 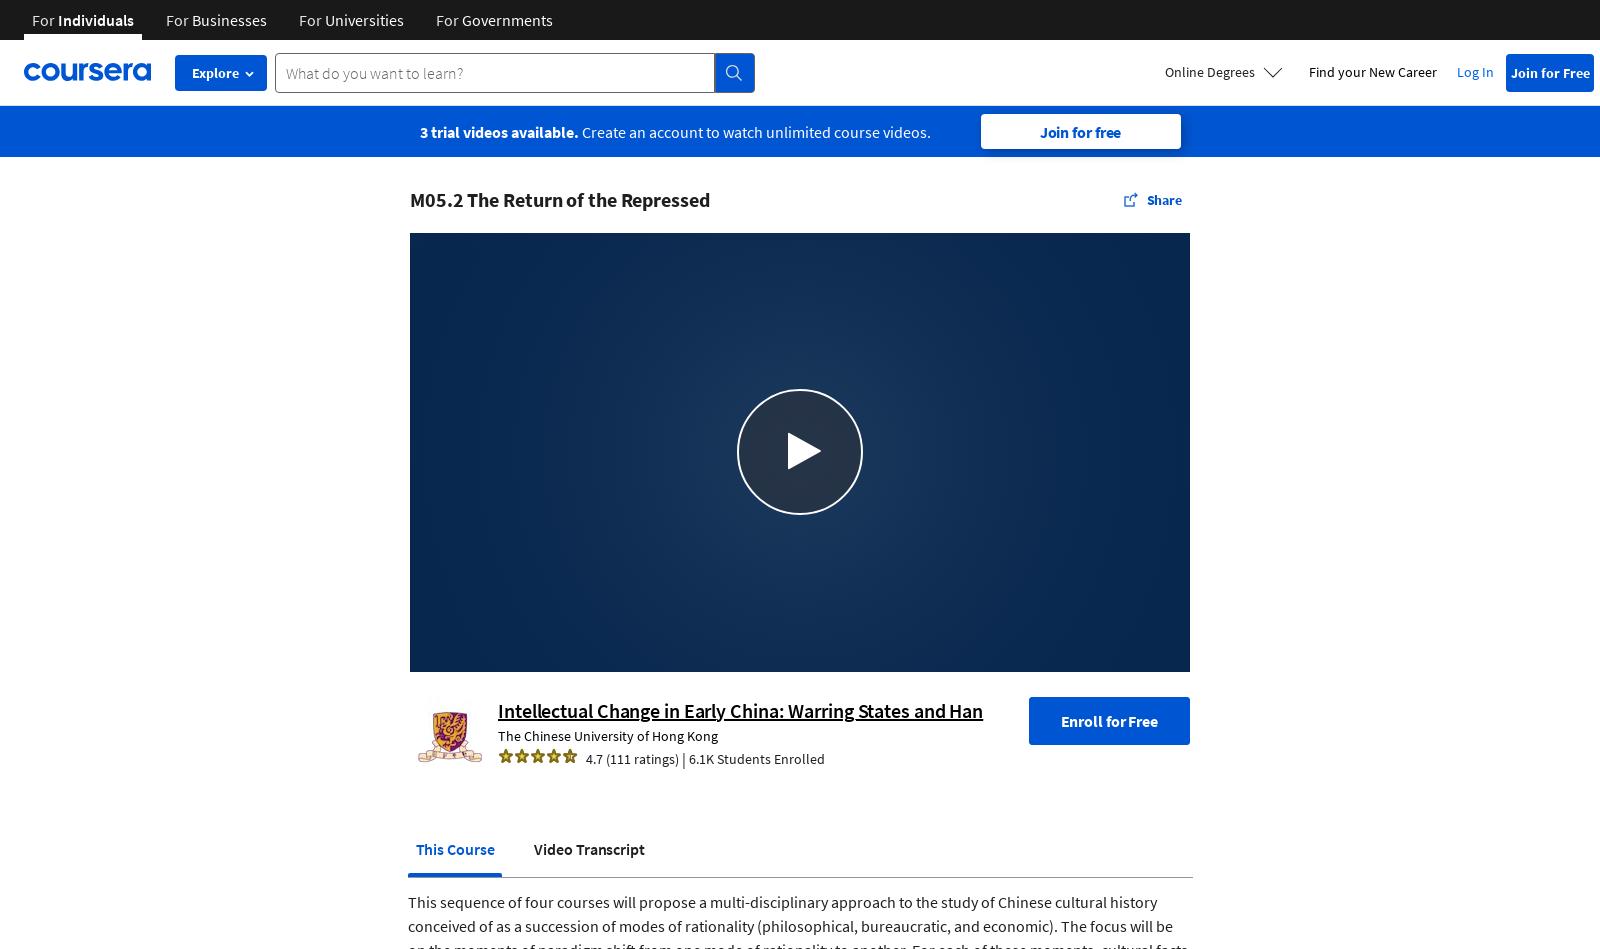 What do you see at coordinates (1108, 720) in the screenshot?
I see `'Enroll for Free'` at bounding box center [1108, 720].